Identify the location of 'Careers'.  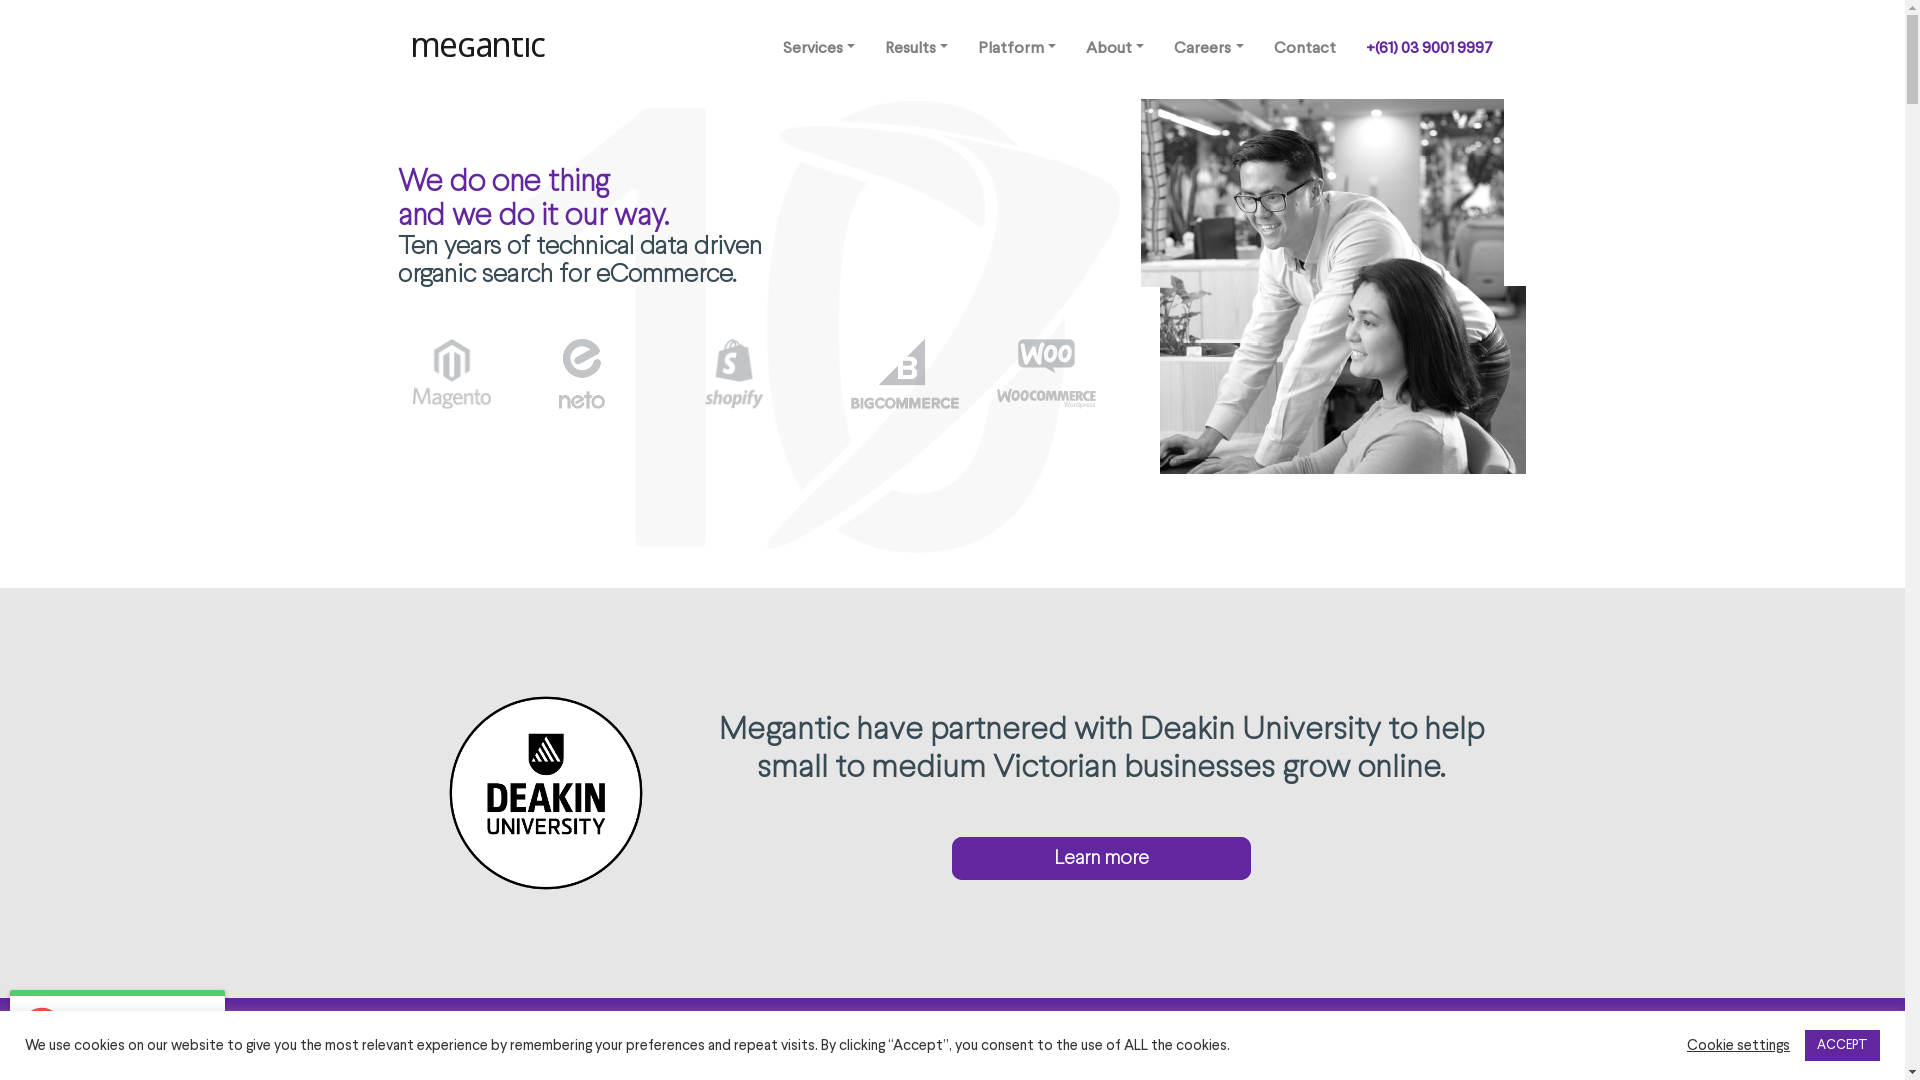
(1207, 48).